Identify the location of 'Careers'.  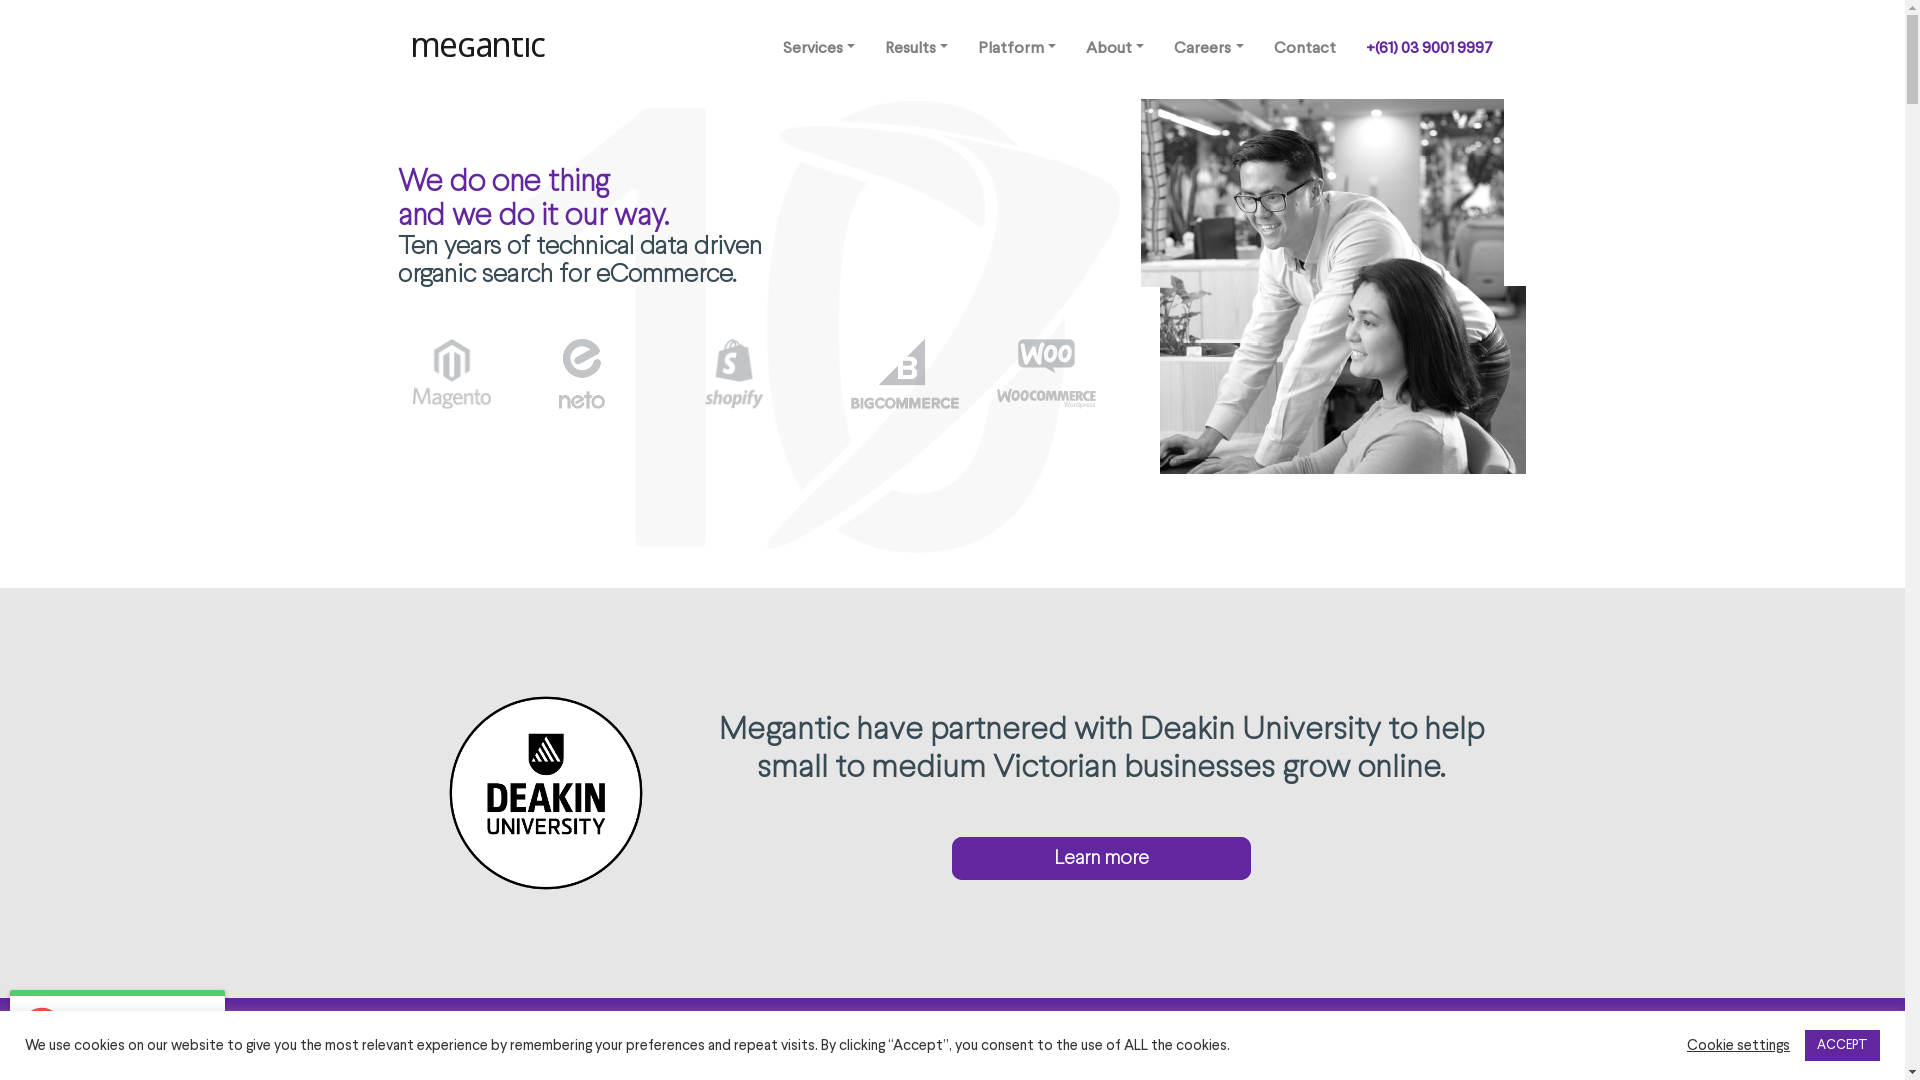
(1207, 48).